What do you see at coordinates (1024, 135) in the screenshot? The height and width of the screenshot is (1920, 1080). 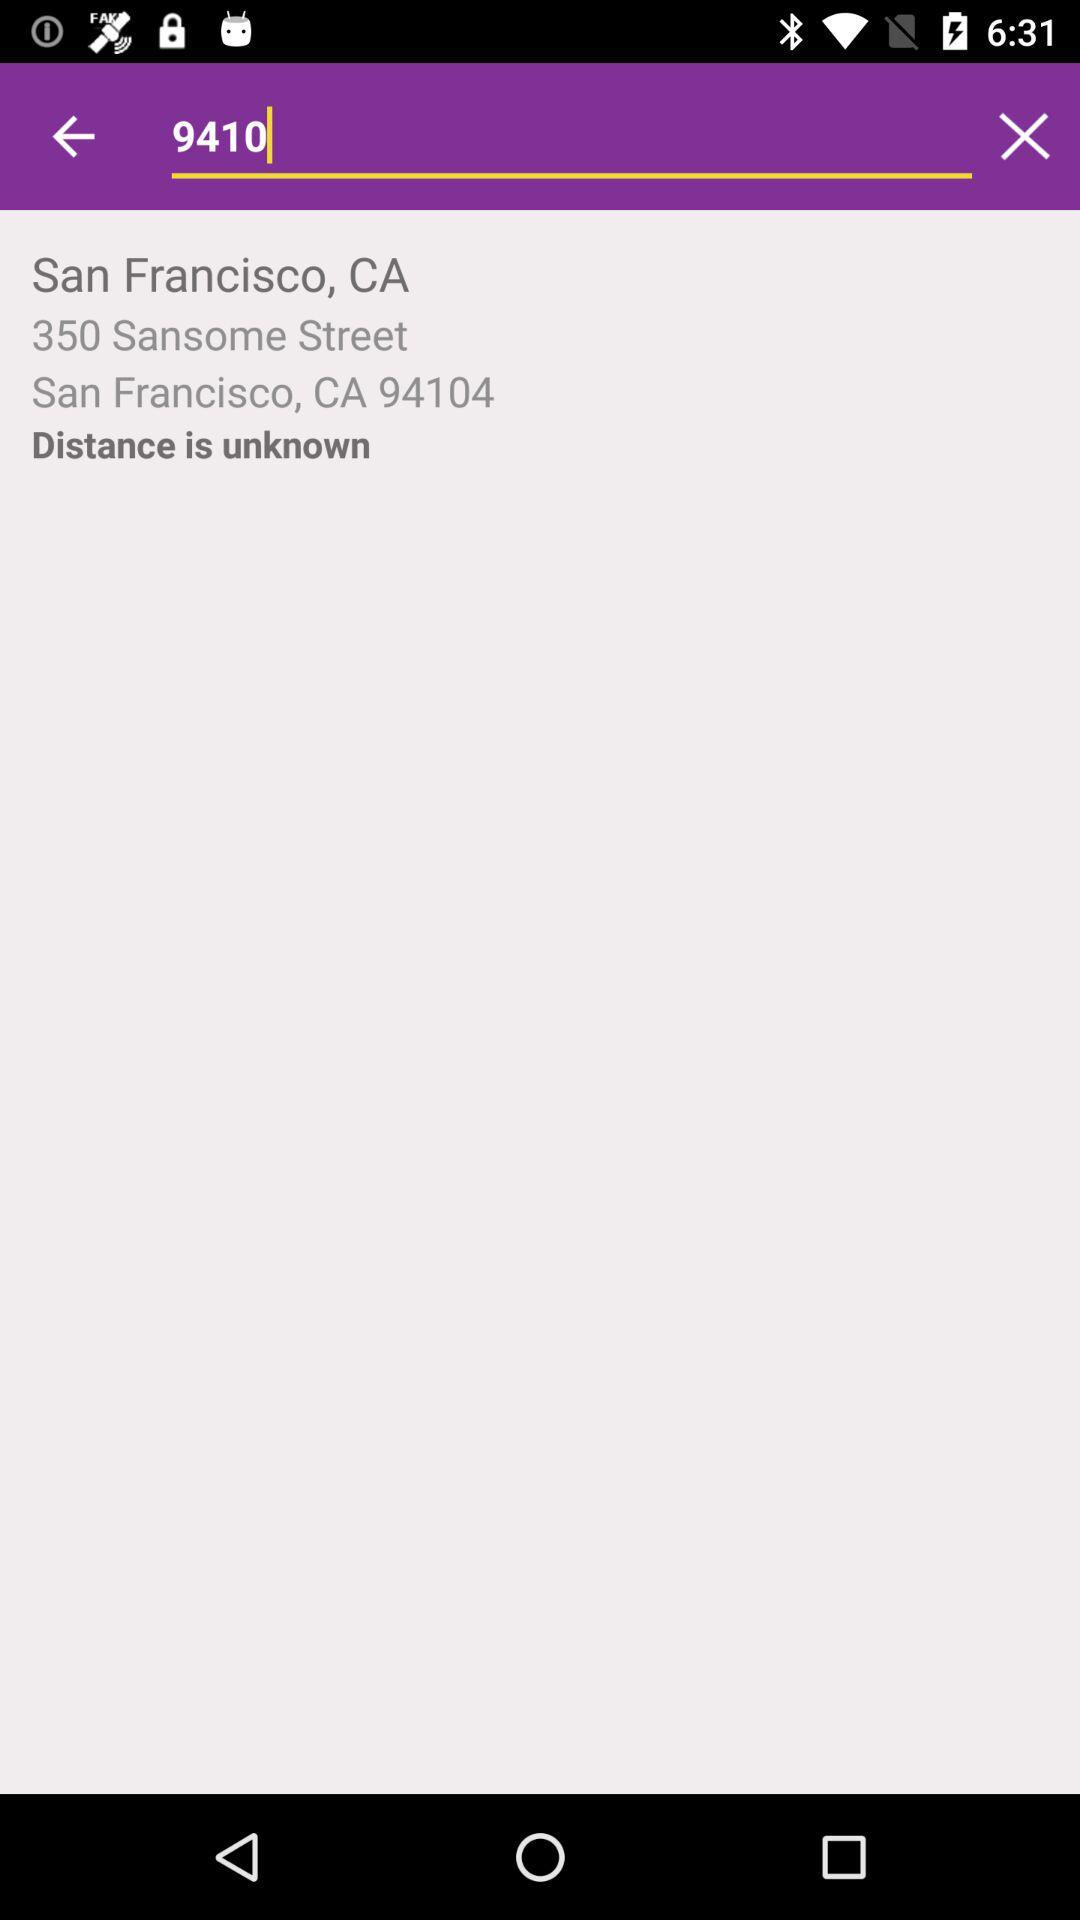 I see `the icon above san francisco, ca icon` at bounding box center [1024, 135].